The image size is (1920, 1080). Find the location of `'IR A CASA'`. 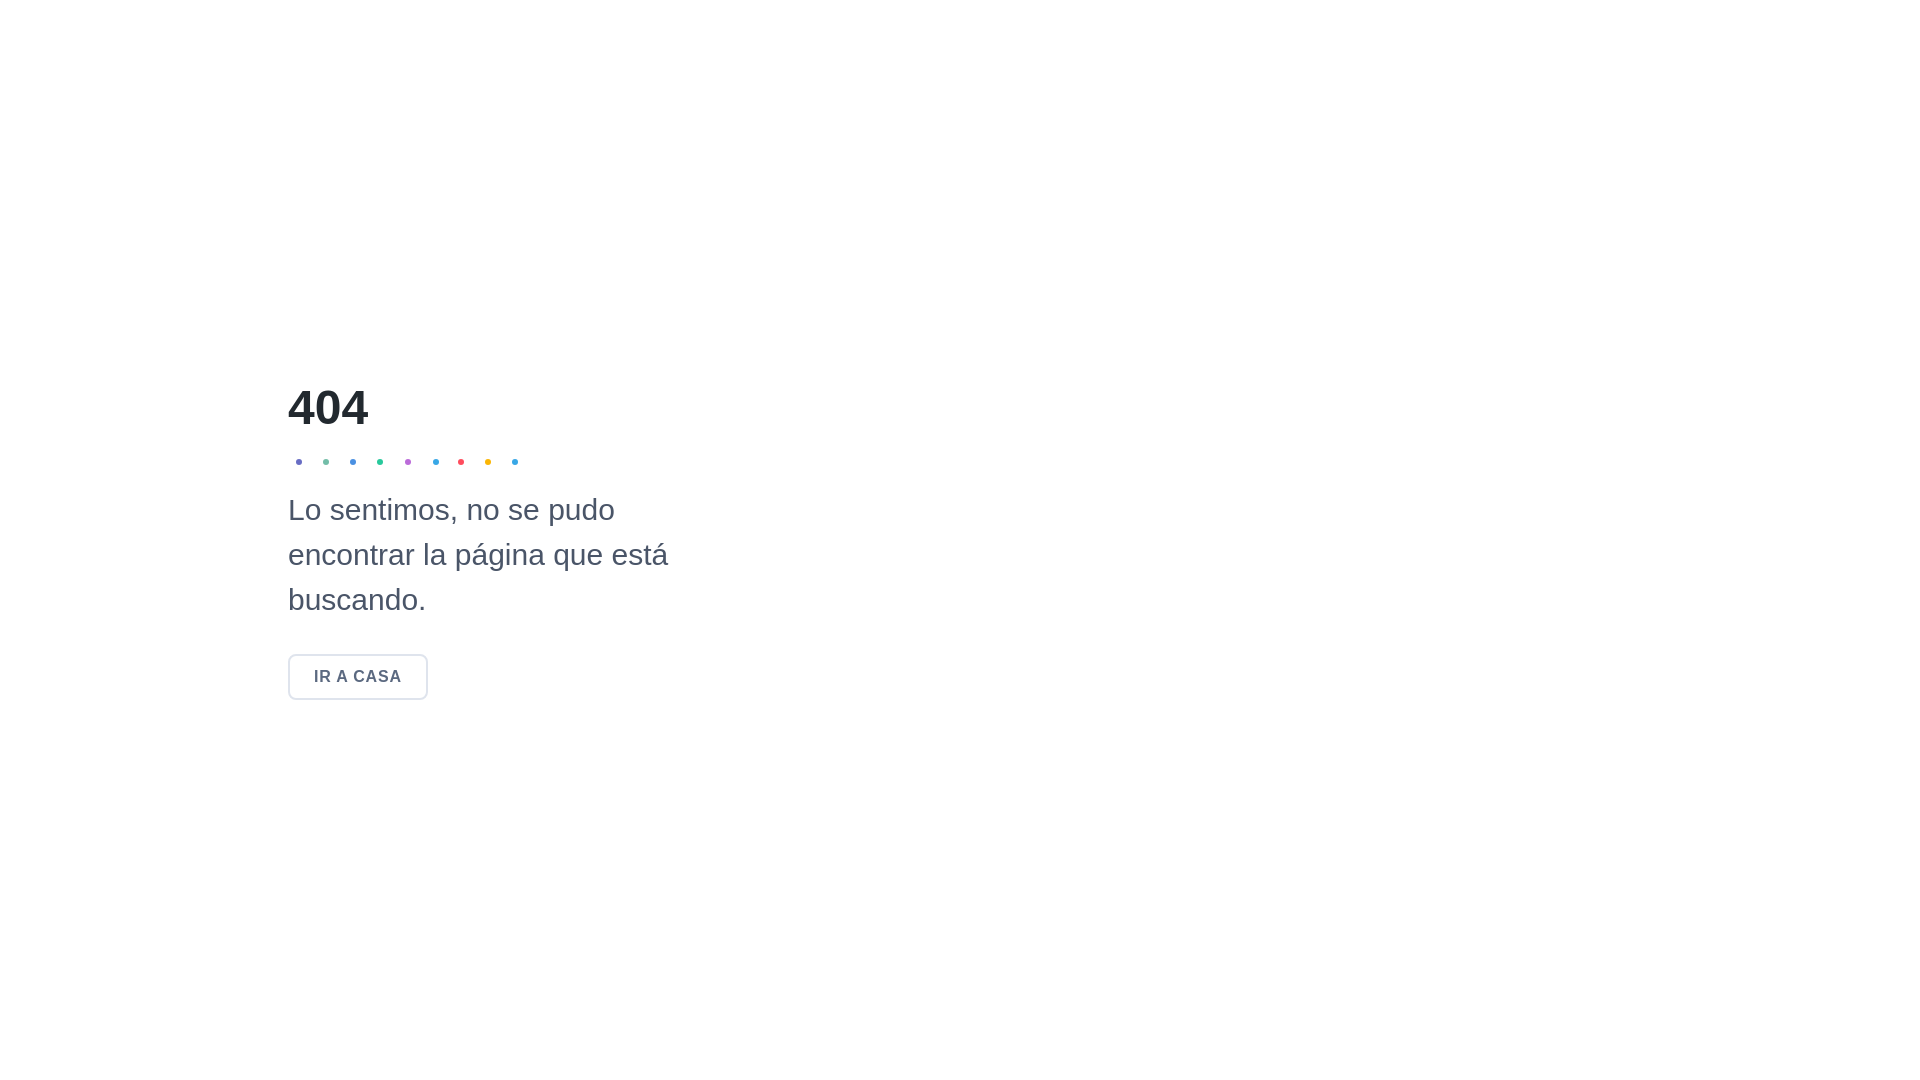

'IR A CASA' is located at coordinates (358, 676).